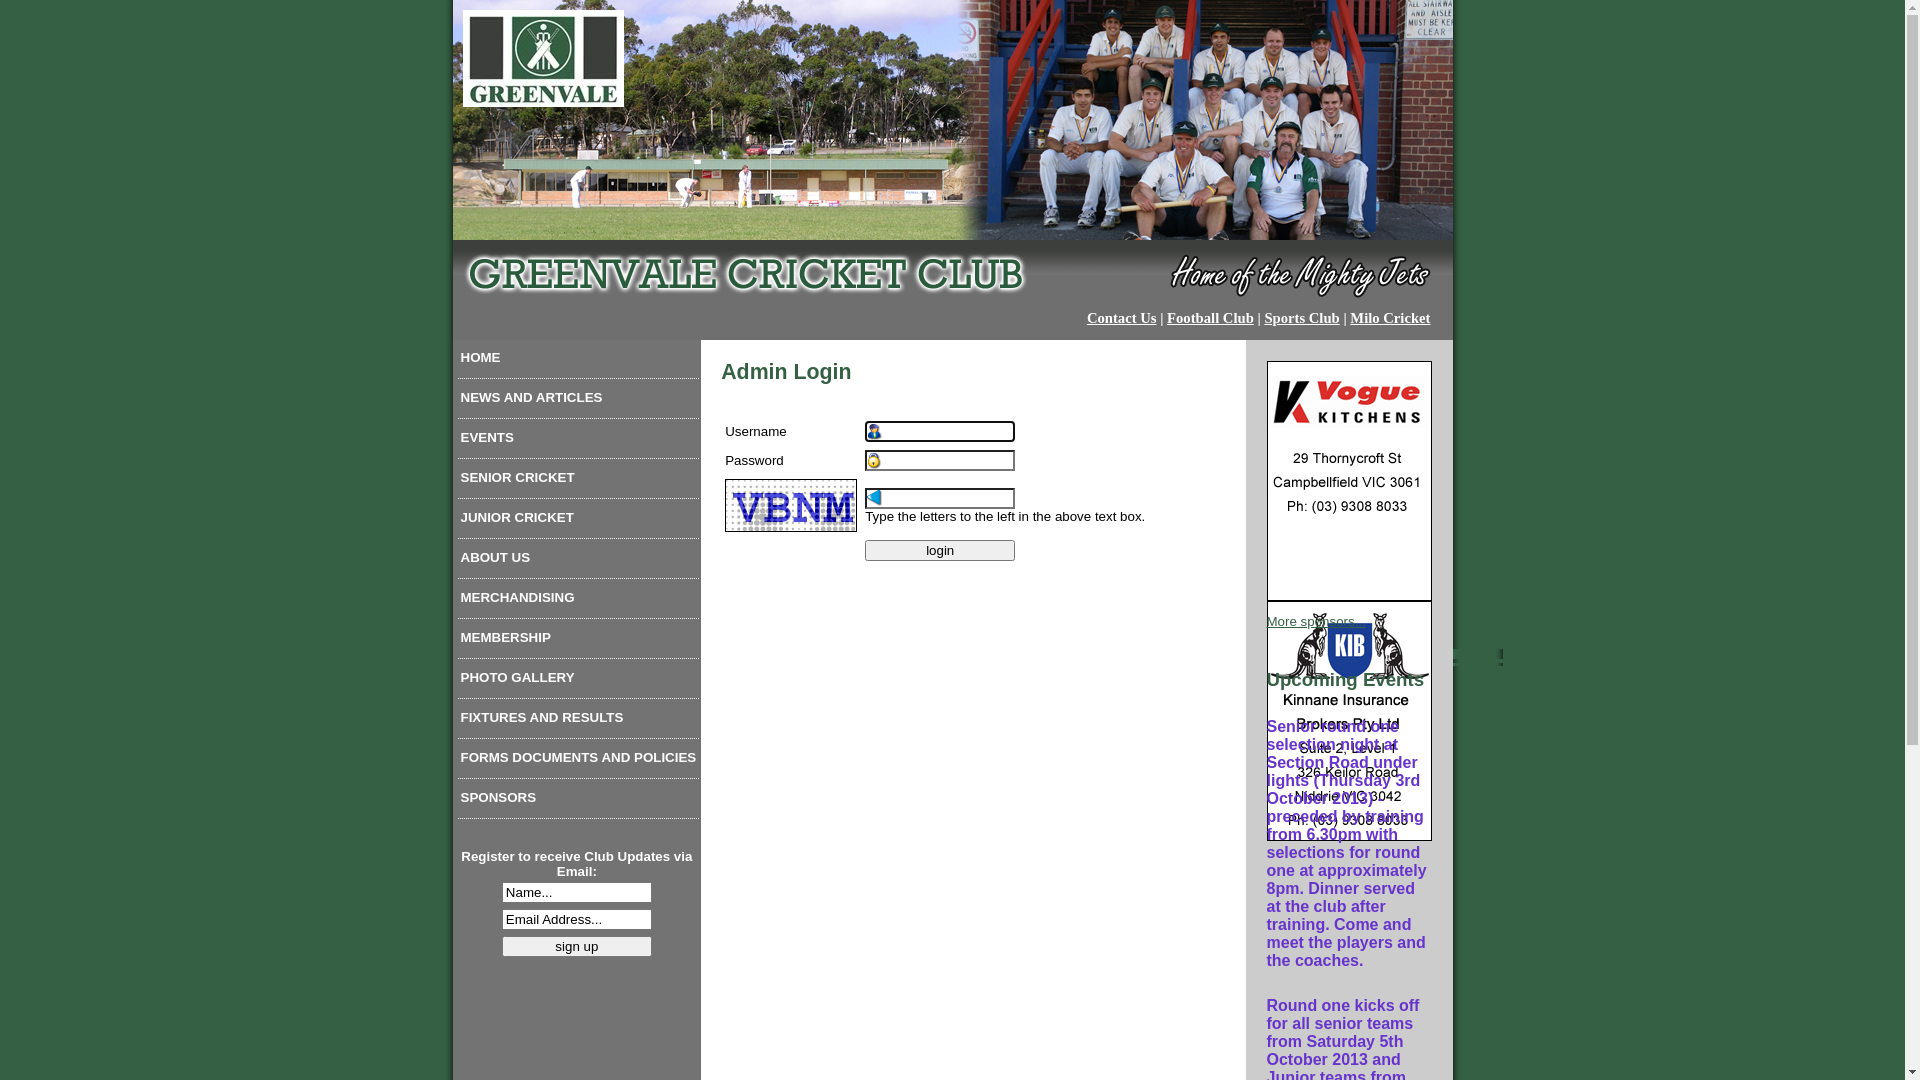  What do you see at coordinates (578, 600) in the screenshot?
I see `'MERCHANDISING'` at bounding box center [578, 600].